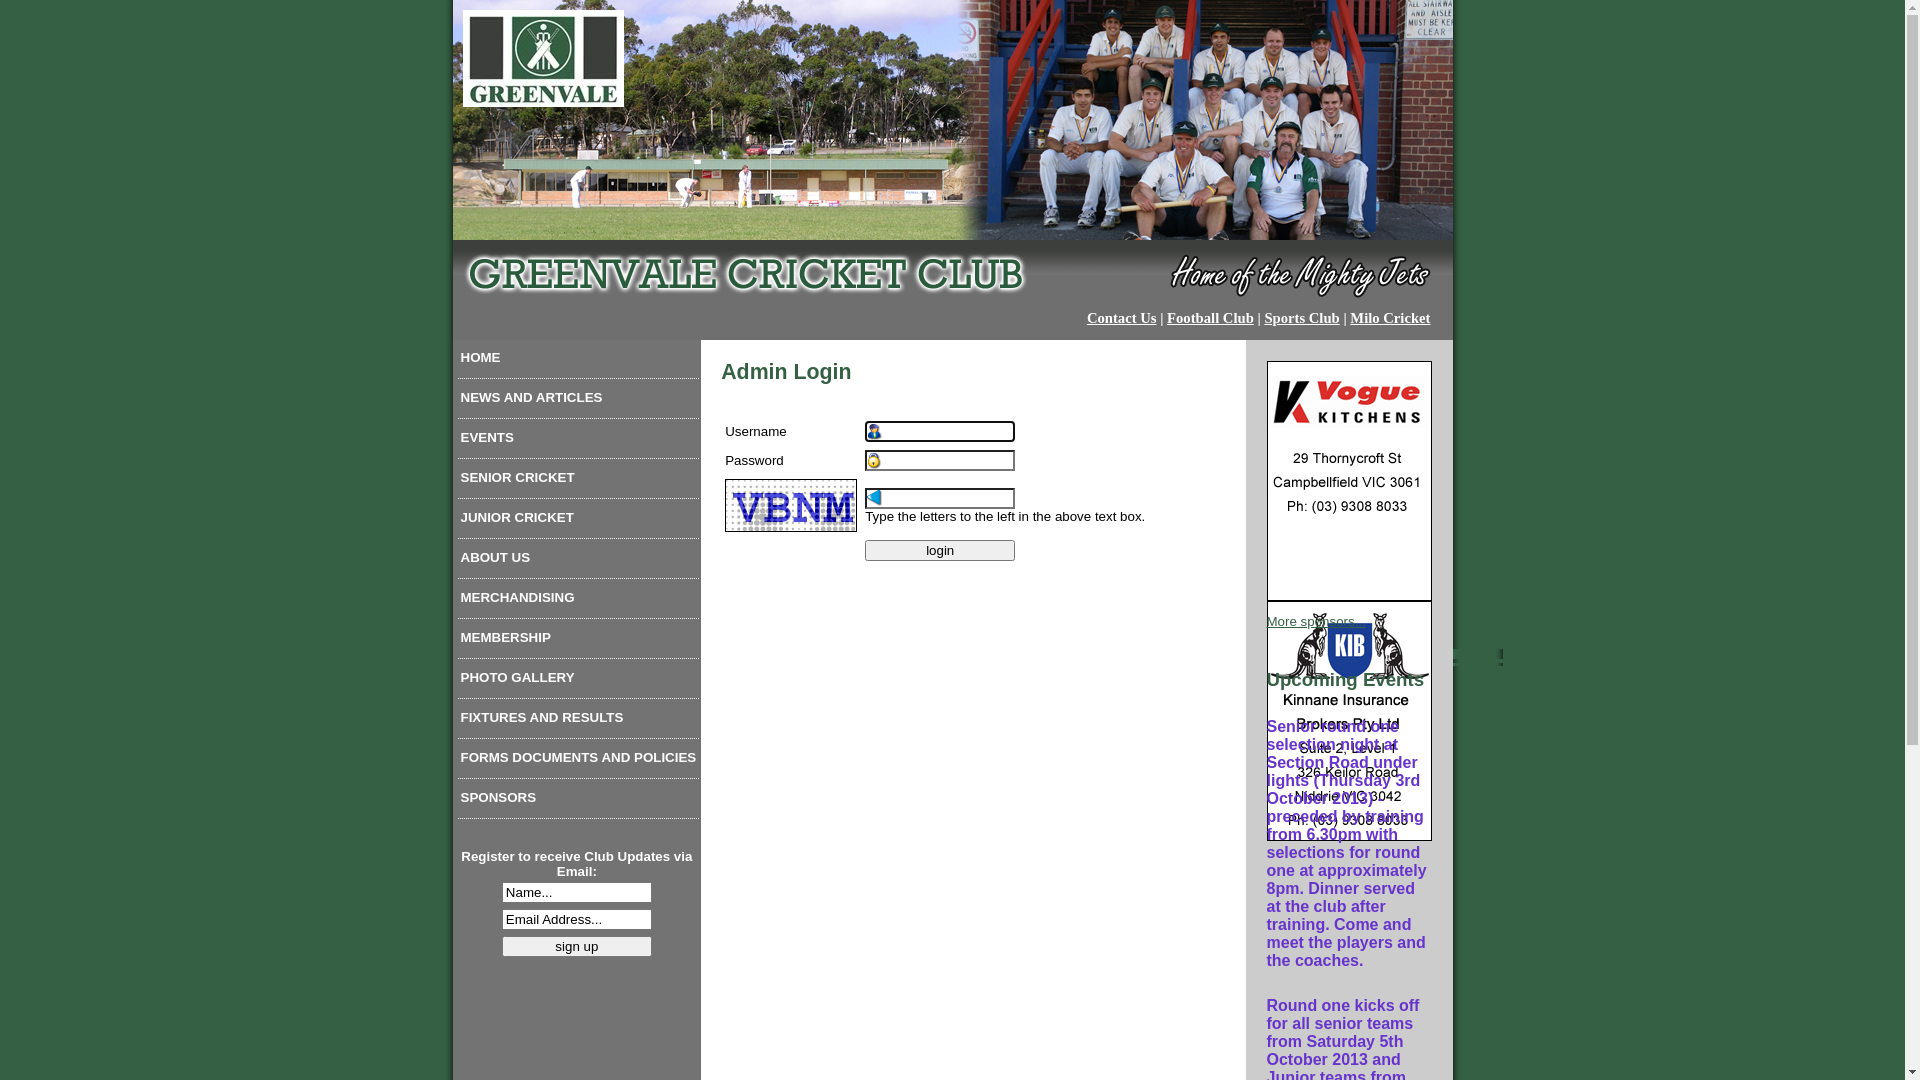  What do you see at coordinates (578, 600) in the screenshot?
I see `'MERCHANDISING'` at bounding box center [578, 600].